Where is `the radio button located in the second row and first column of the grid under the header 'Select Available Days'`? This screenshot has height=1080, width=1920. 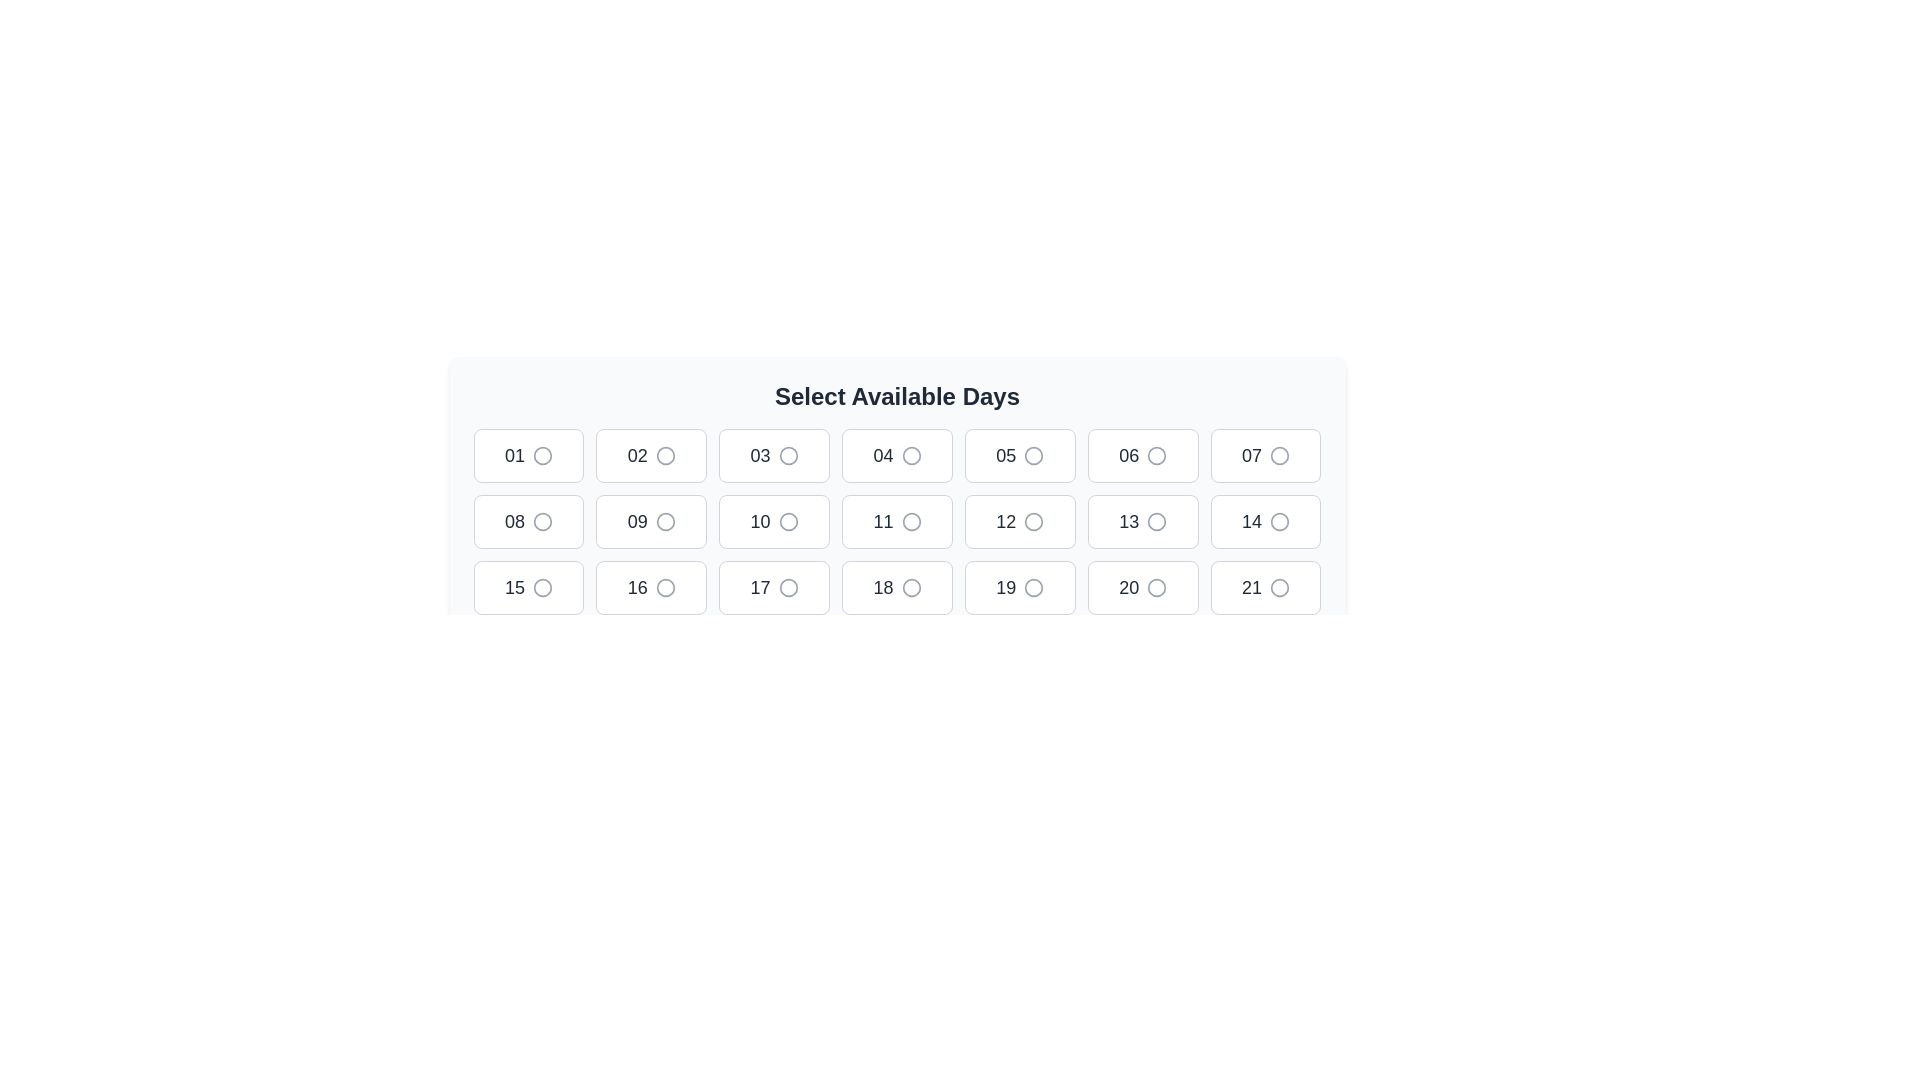
the radio button located in the second row and first column of the grid under the header 'Select Available Days' is located at coordinates (542, 520).